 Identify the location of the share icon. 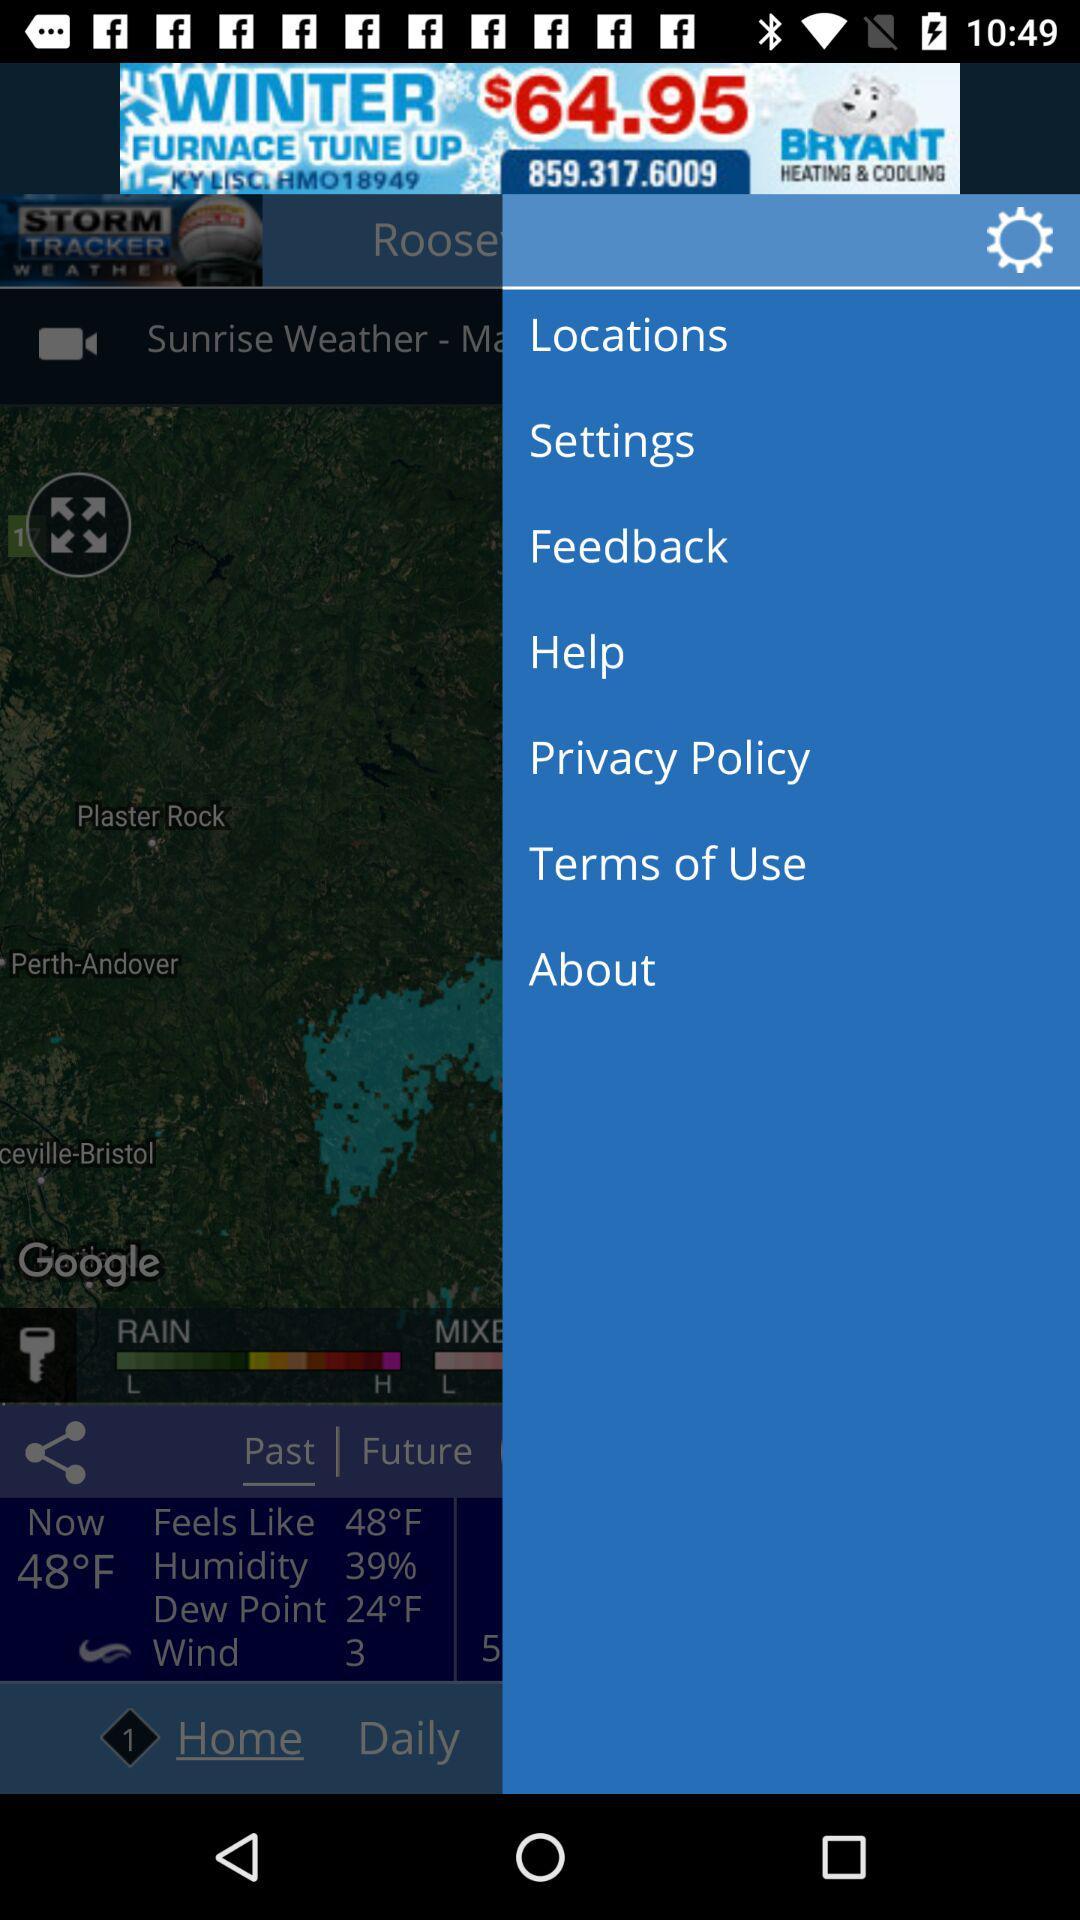
(58, 1451).